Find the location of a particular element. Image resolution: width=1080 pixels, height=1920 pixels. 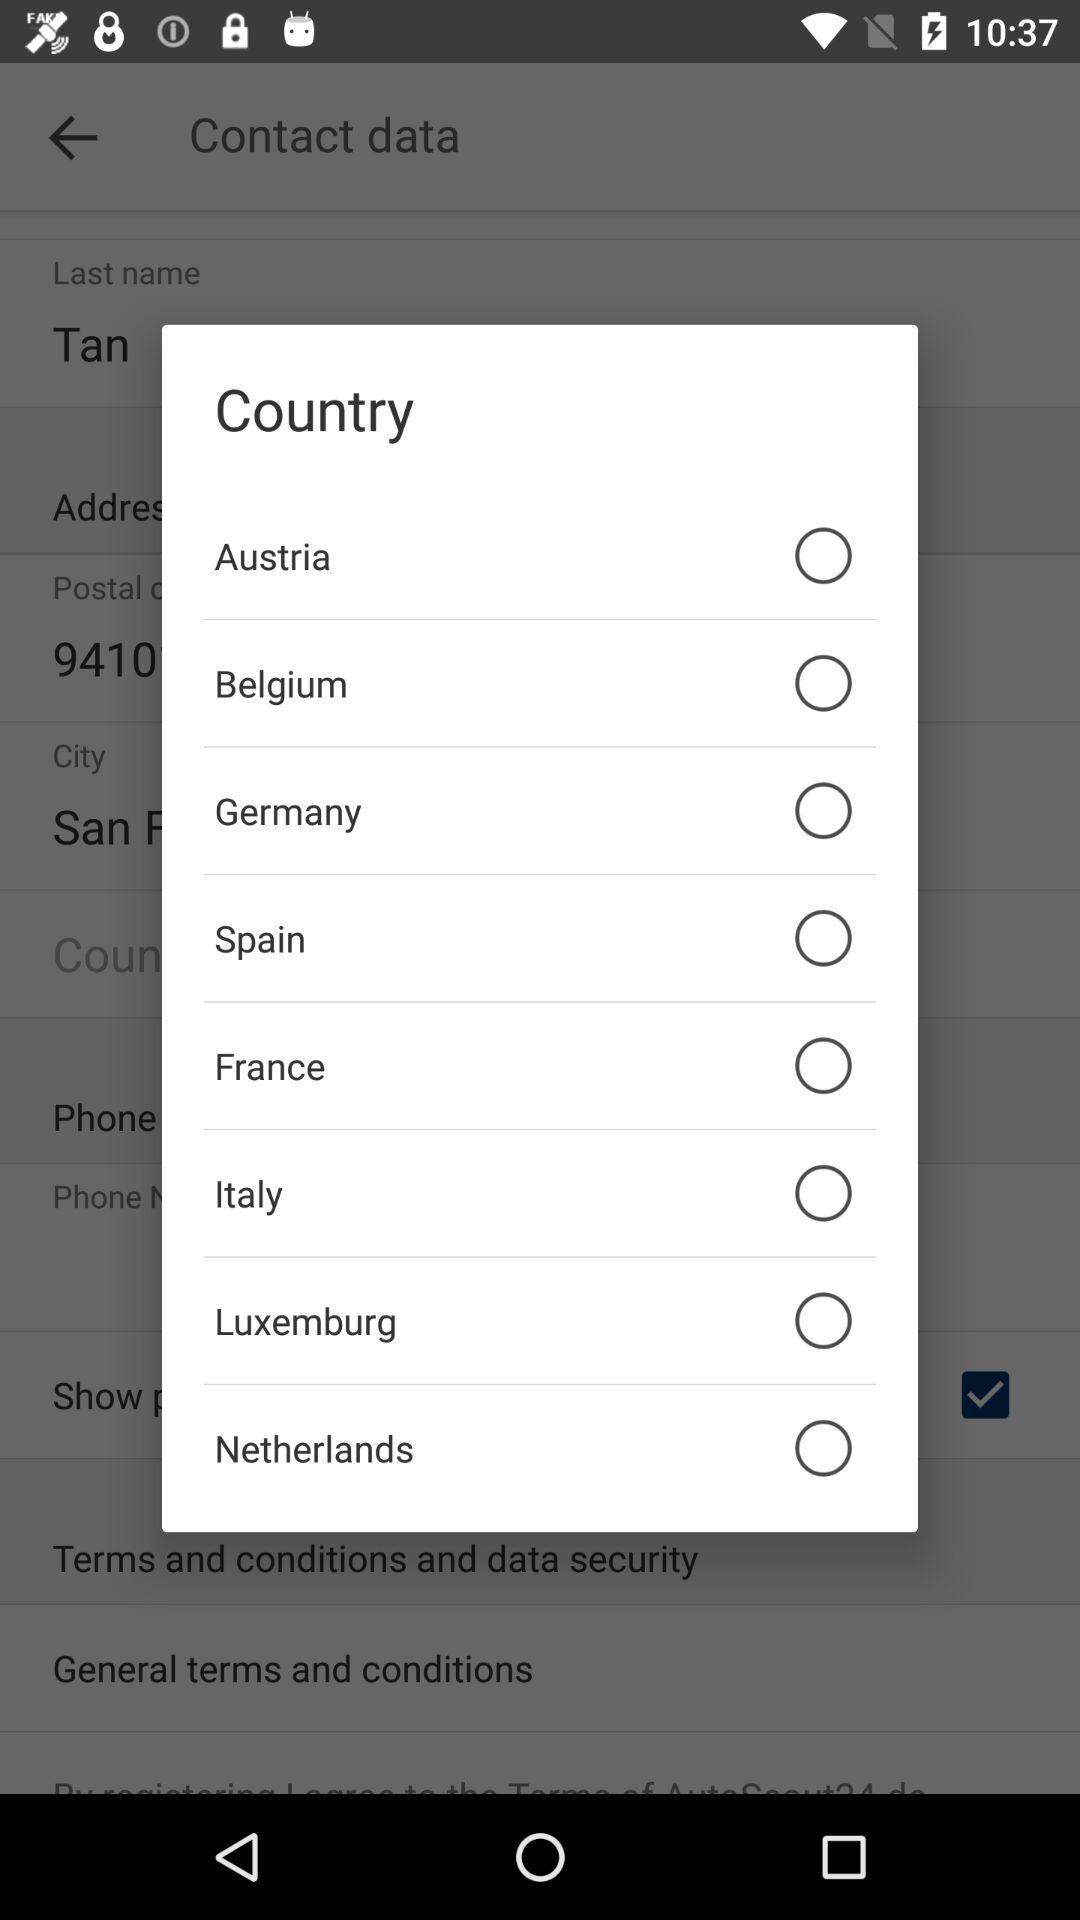

the germany icon is located at coordinates (540, 810).